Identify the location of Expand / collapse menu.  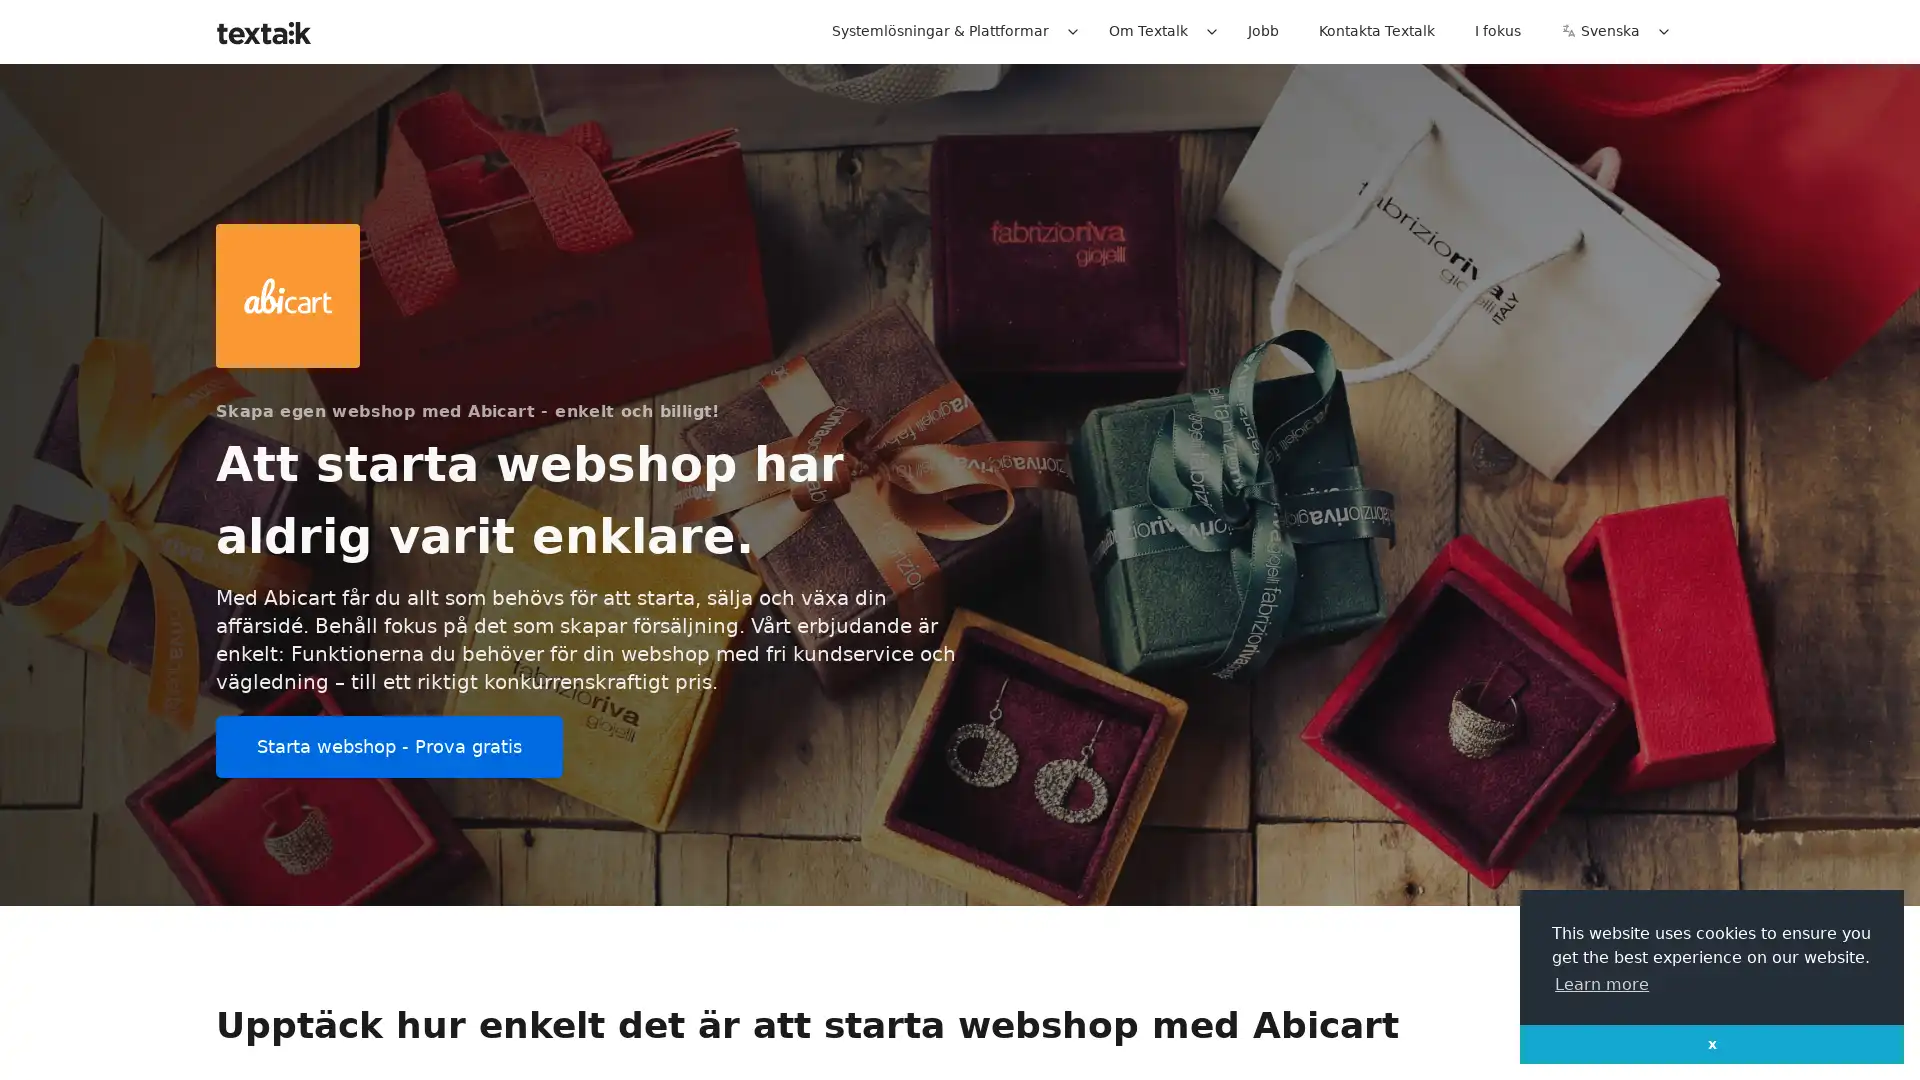
(1661, 30).